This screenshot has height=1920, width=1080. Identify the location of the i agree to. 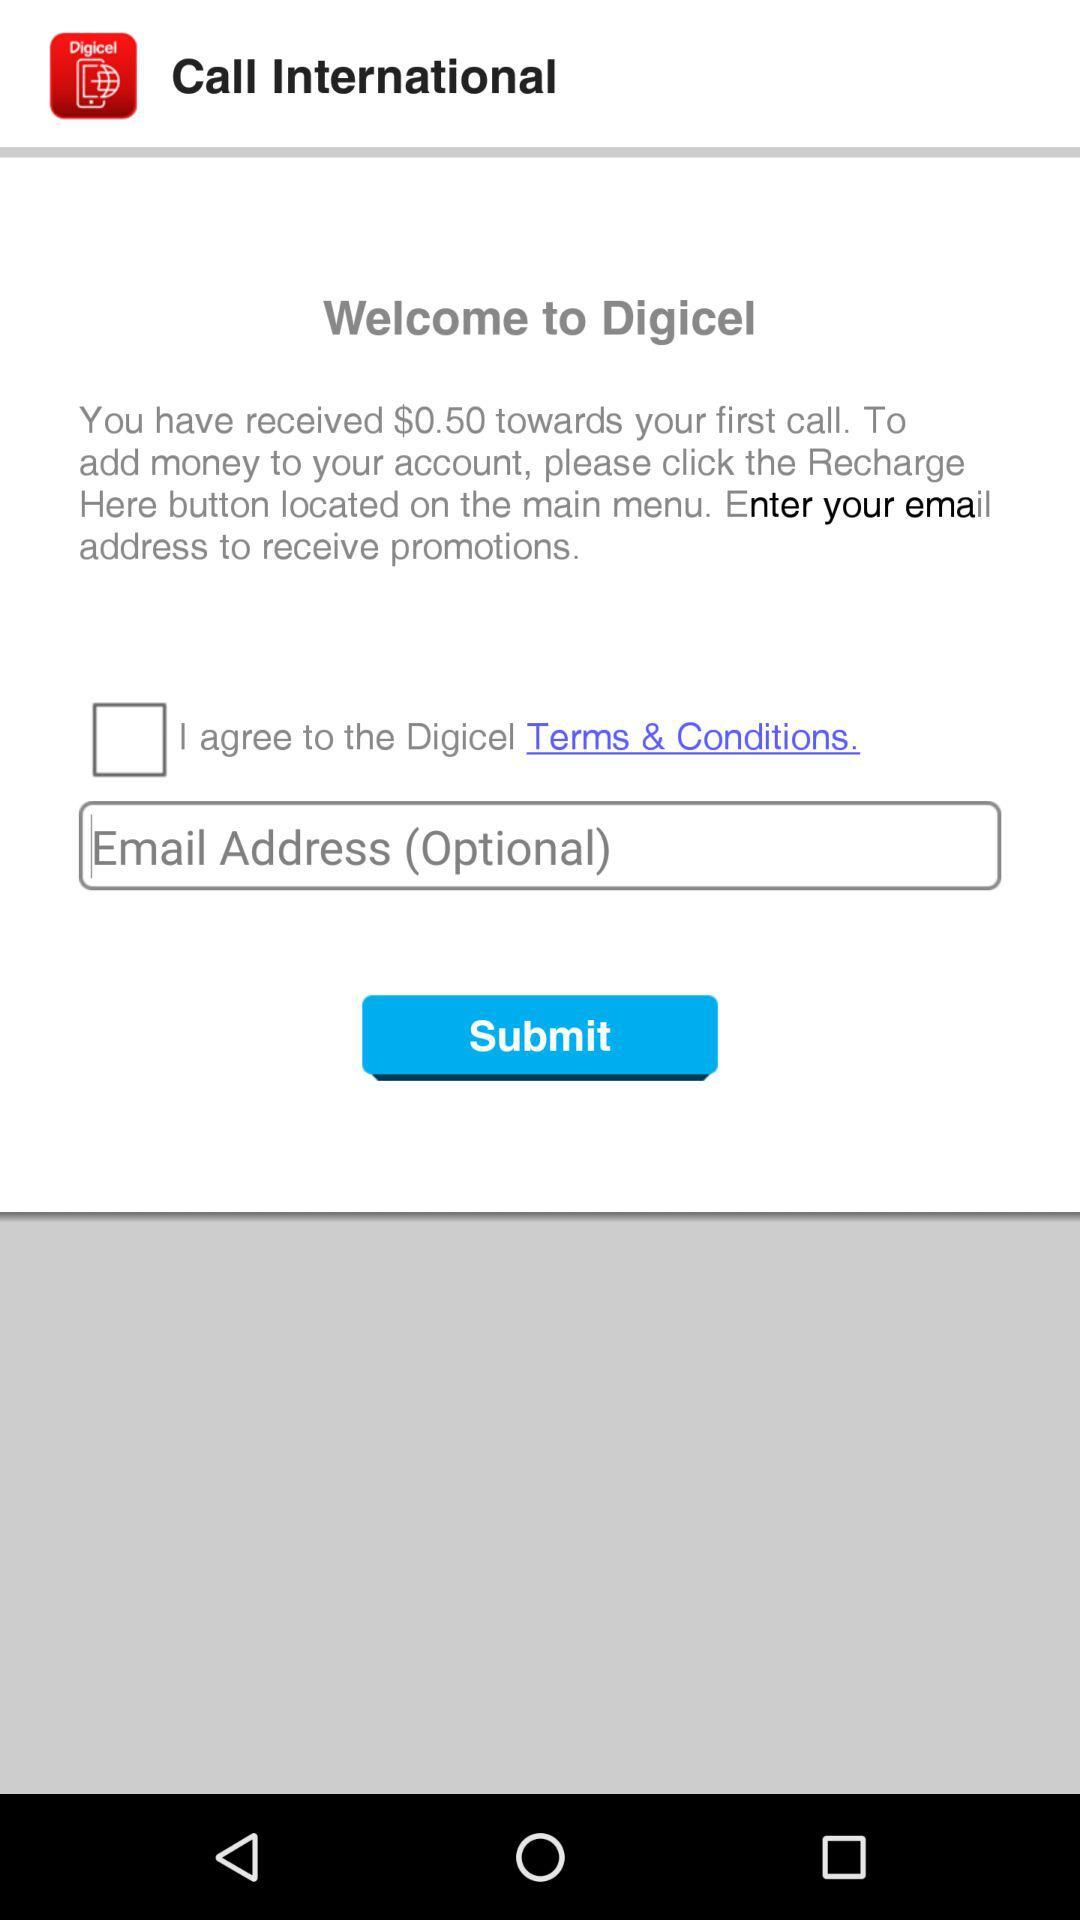
(518, 736).